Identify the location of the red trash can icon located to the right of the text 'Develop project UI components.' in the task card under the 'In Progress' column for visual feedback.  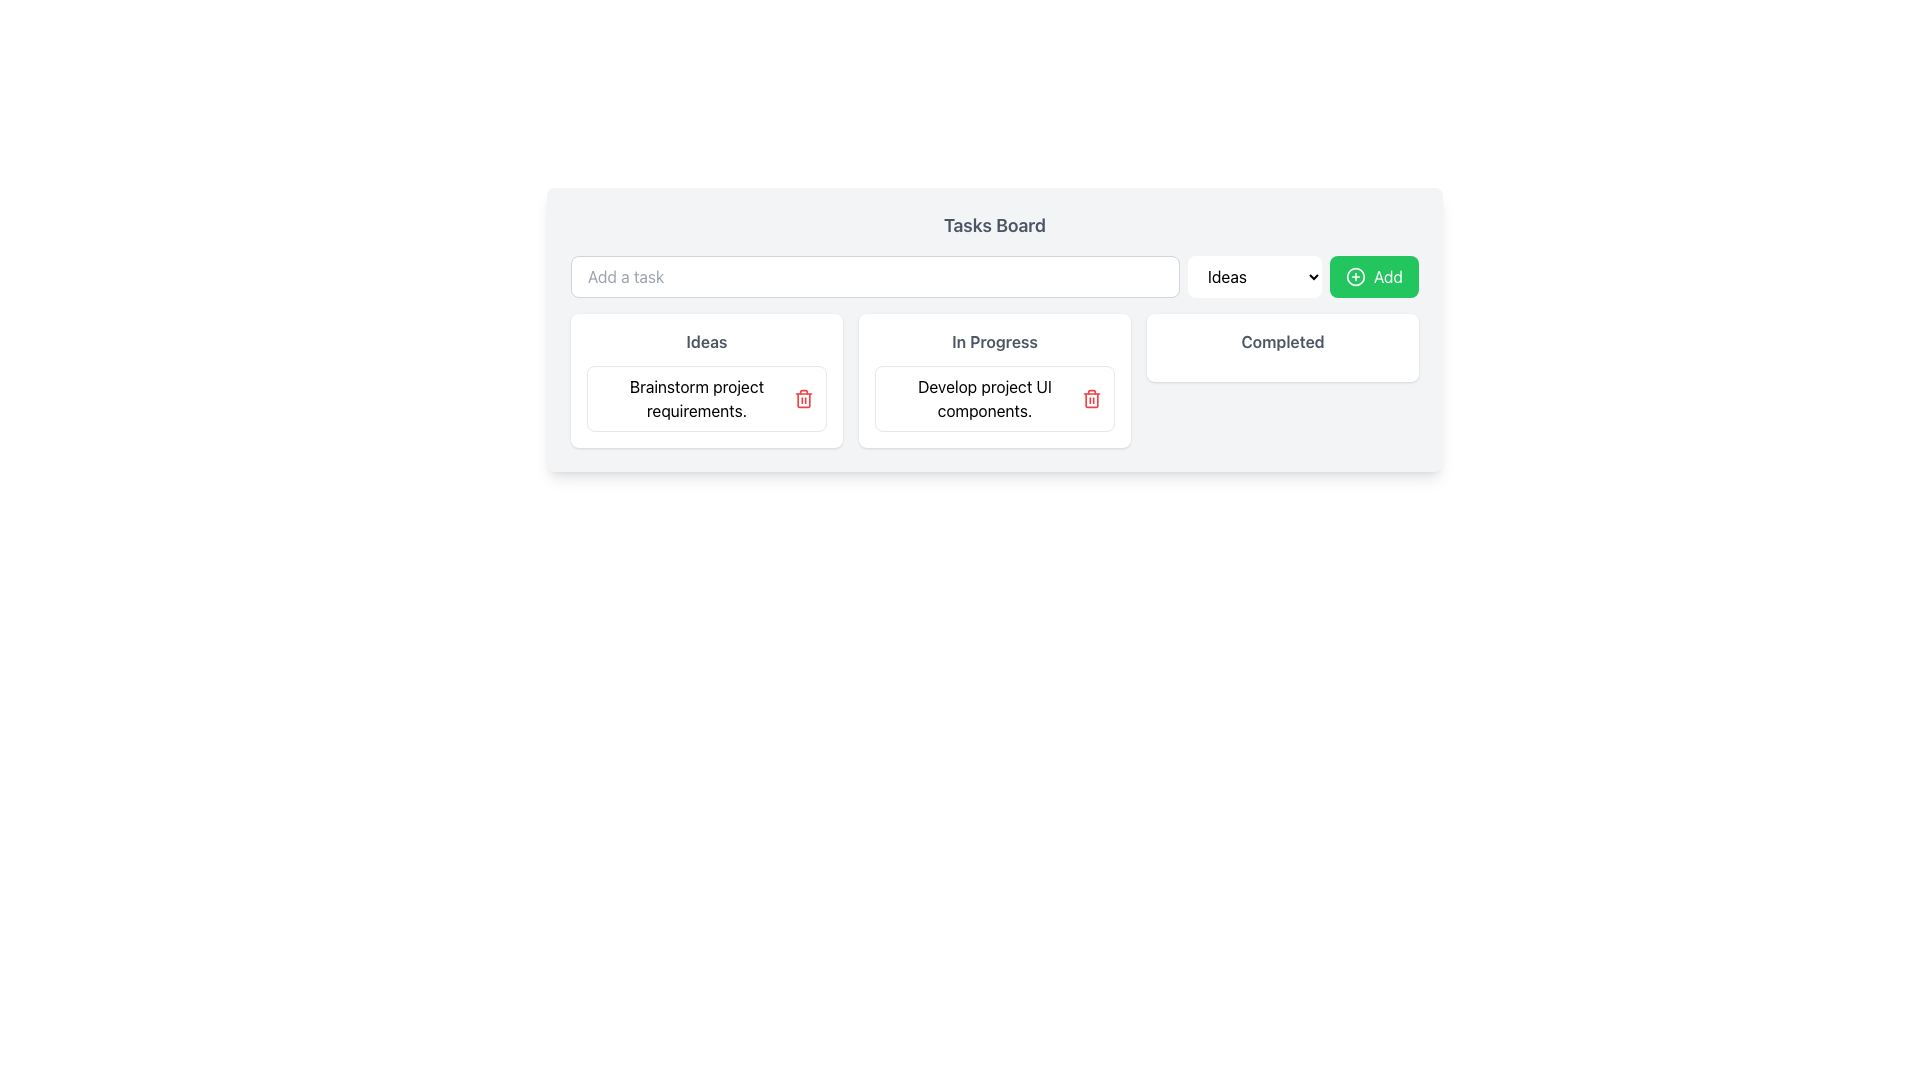
(1090, 398).